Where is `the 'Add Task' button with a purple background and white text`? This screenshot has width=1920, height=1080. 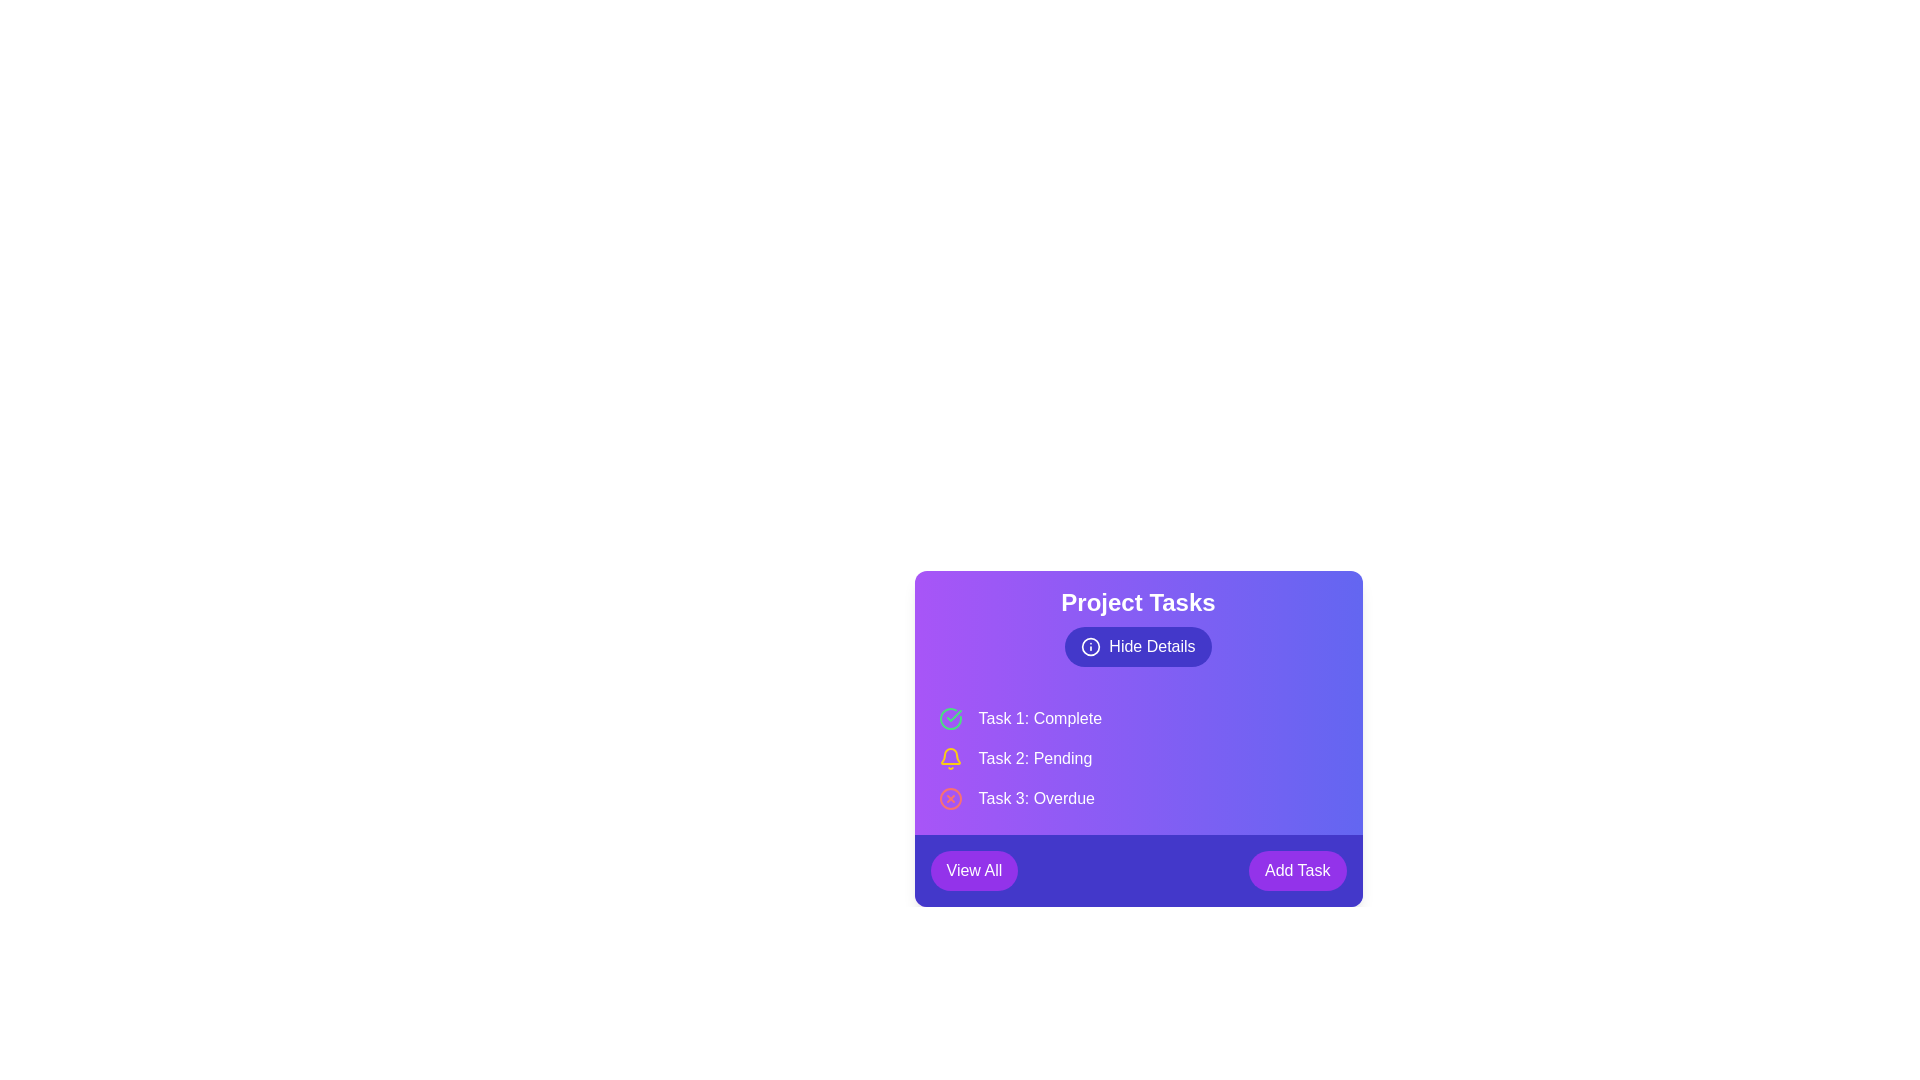
the 'Add Task' button with a purple background and white text is located at coordinates (1297, 870).